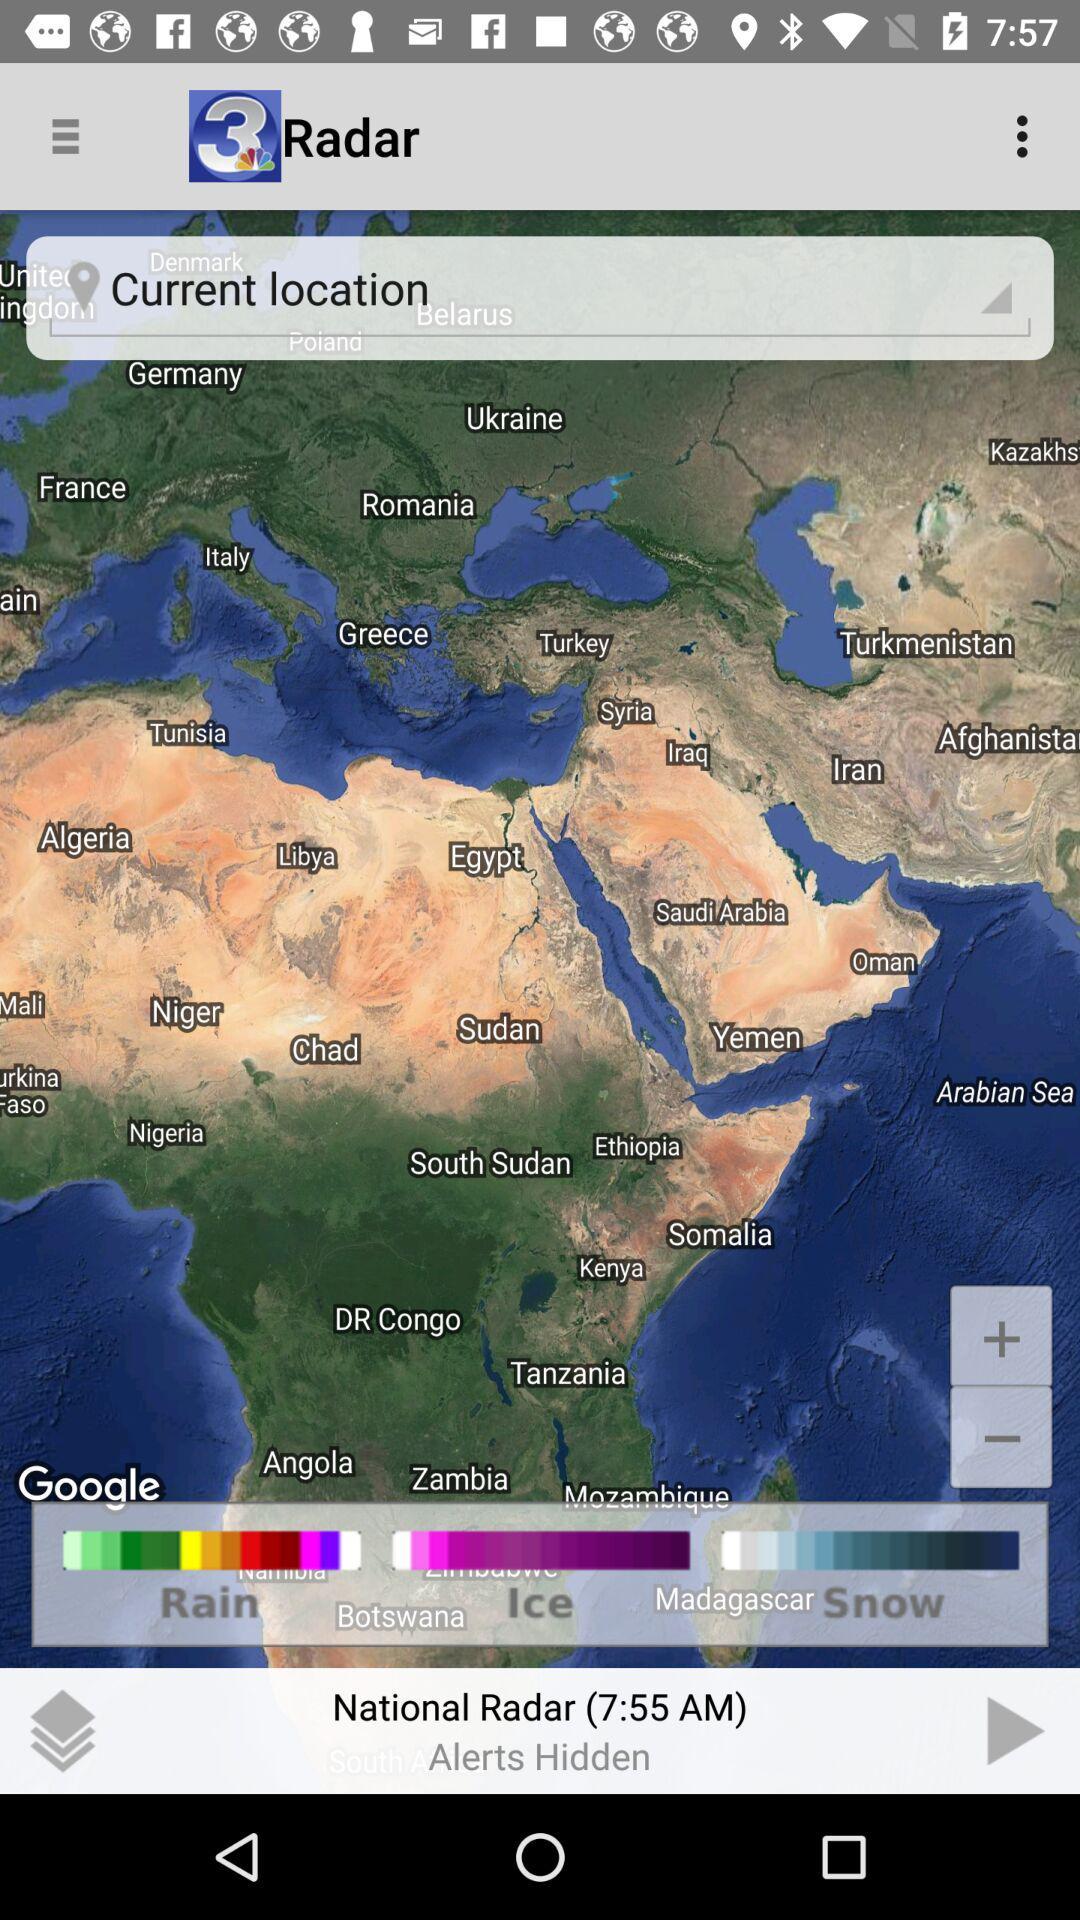 The height and width of the screenshot is (1920, 1080). I want to click on go forward in time, so click(1017, 1730).